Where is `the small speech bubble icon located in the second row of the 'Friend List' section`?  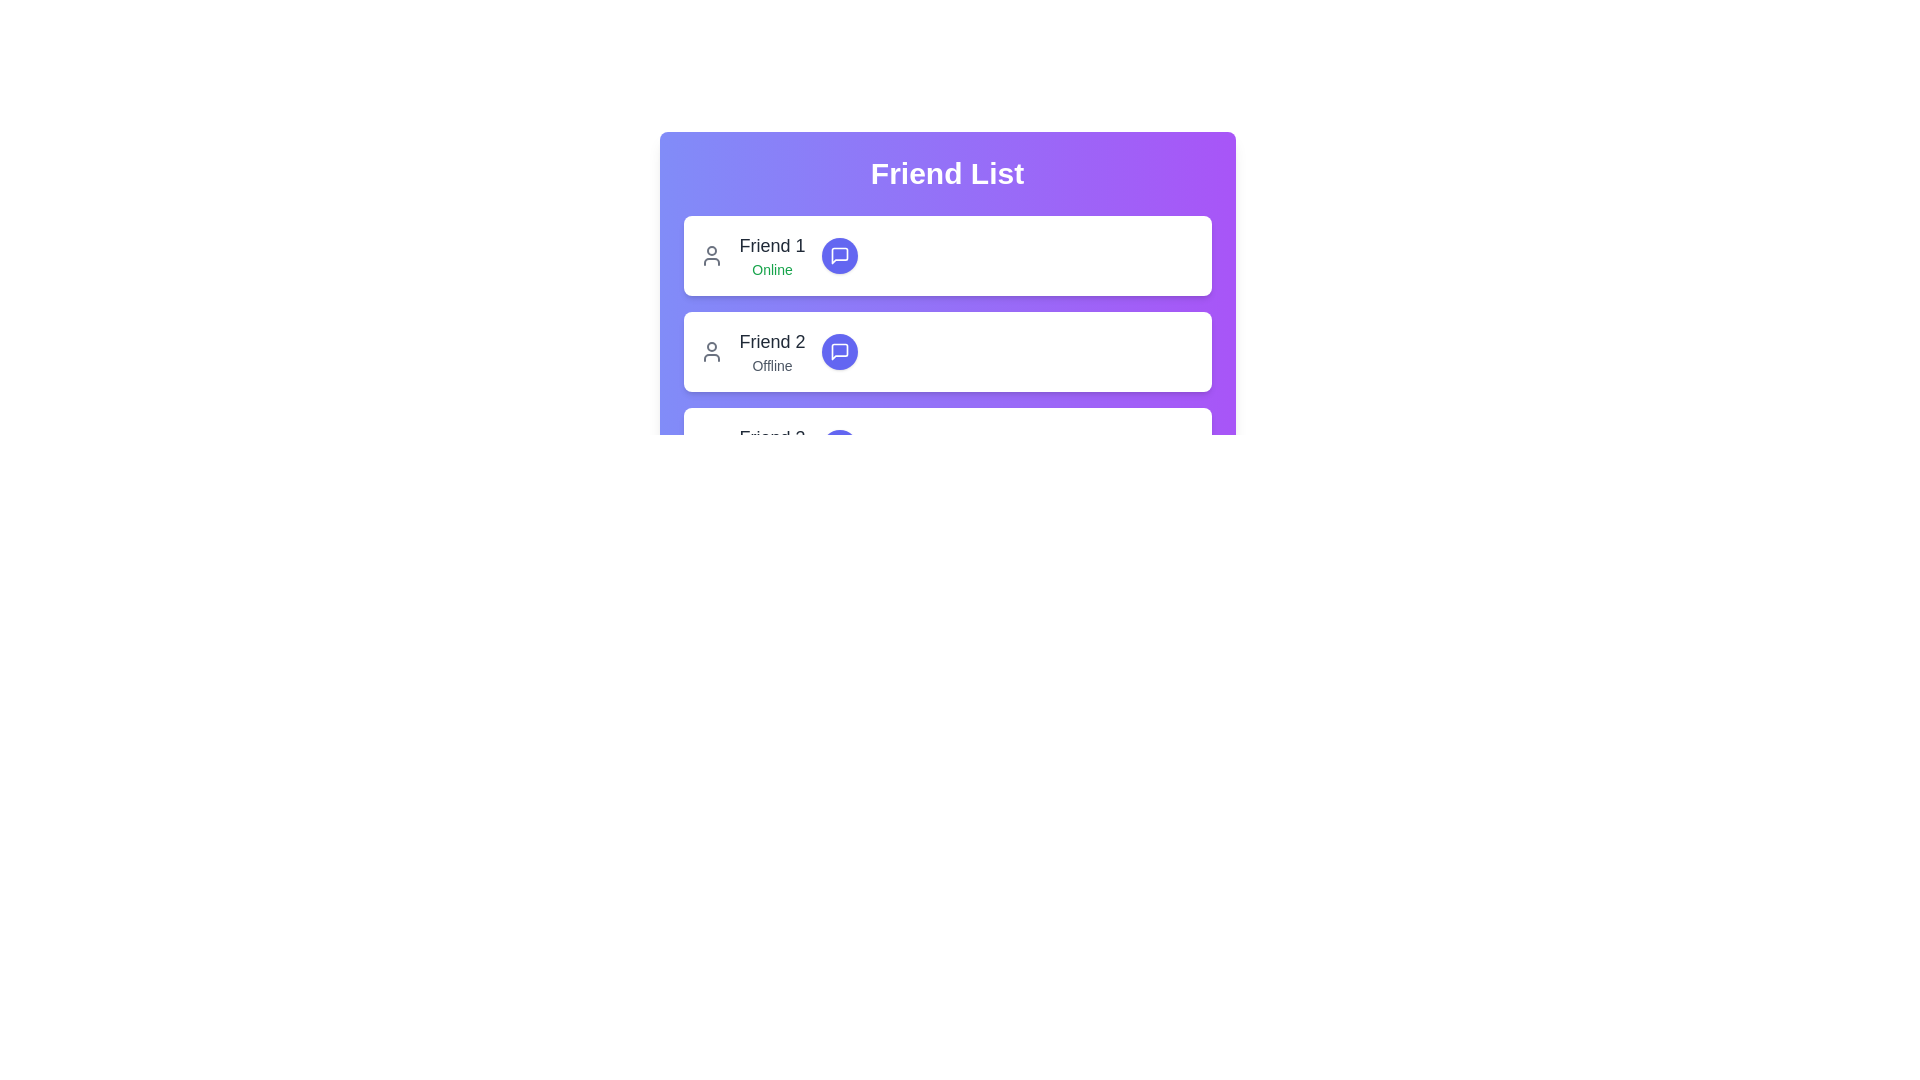
the small speech bubble icon located in the second row of the 'Friend List' section is located at coordinates (839, 350).